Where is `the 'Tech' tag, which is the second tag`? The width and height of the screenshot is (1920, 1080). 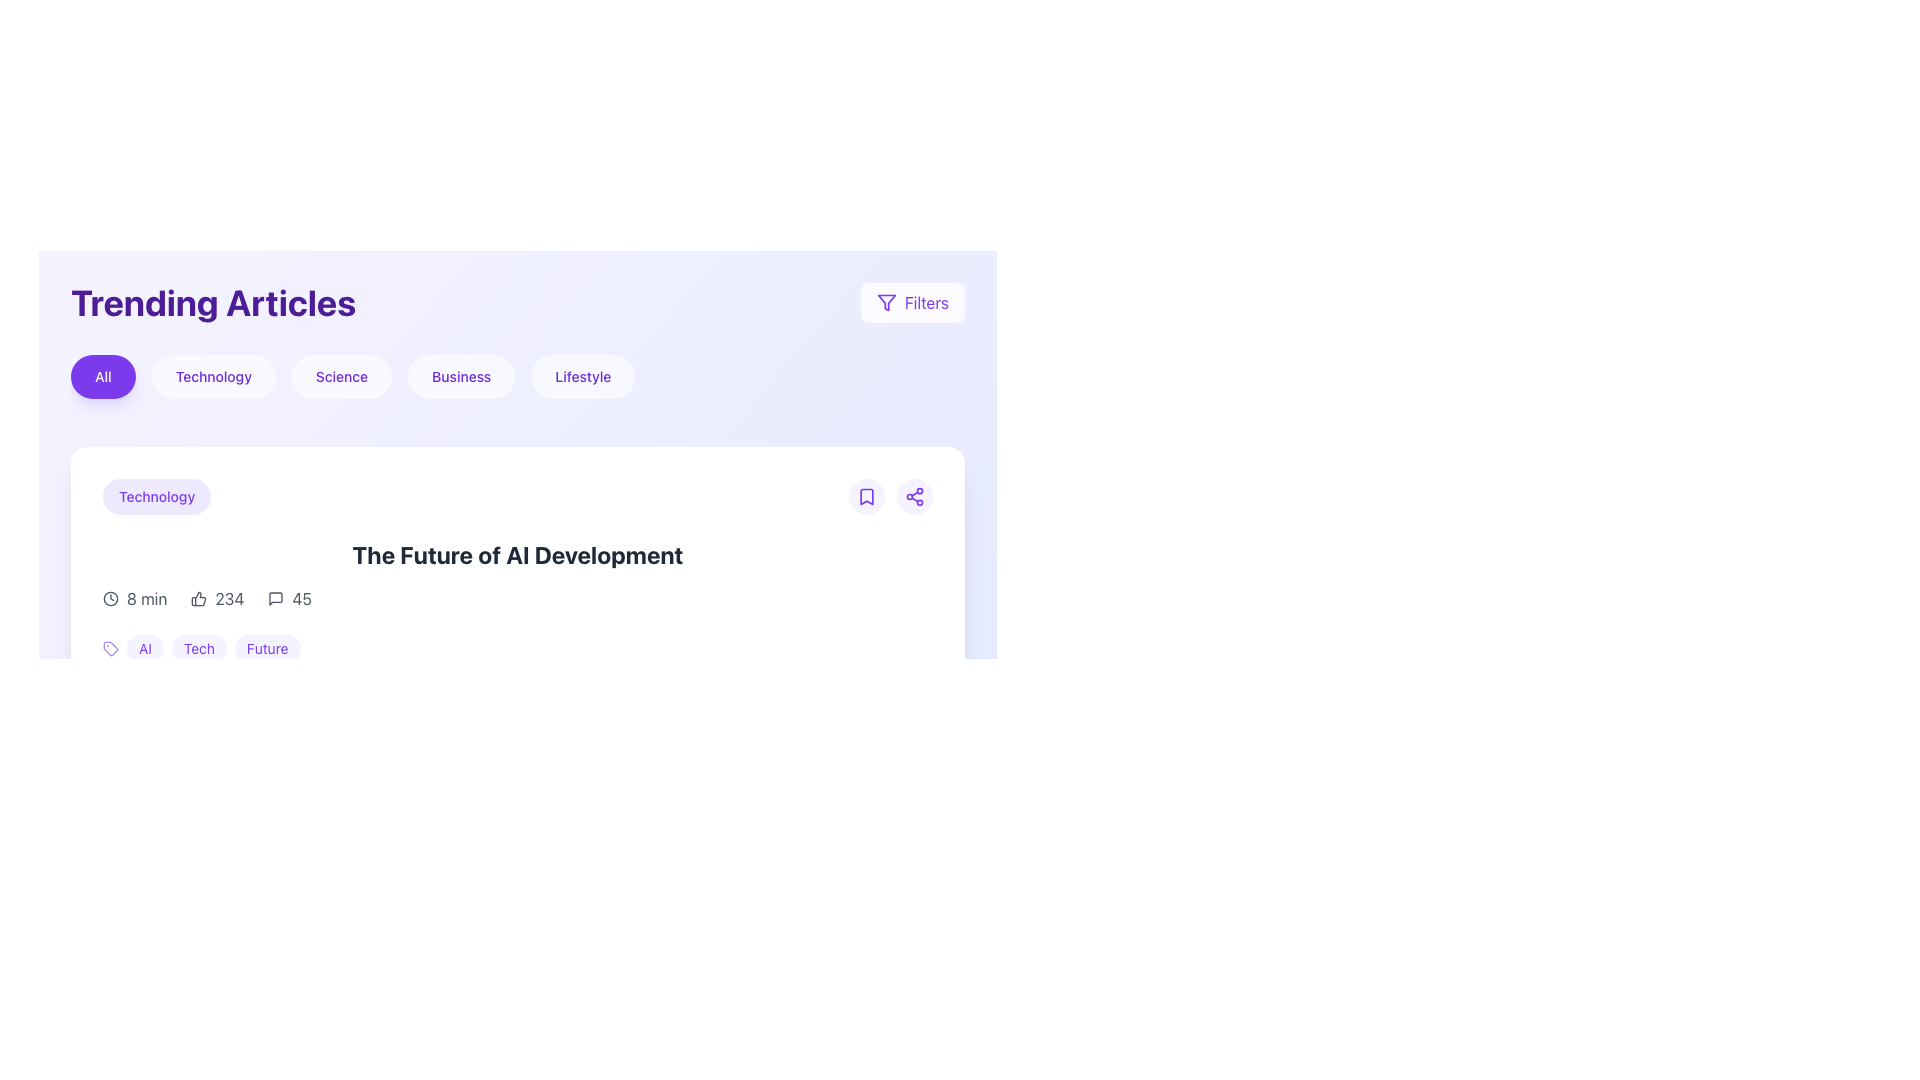
the 'Tech' tag, which is the second tag is located at coordinates (213, 648).